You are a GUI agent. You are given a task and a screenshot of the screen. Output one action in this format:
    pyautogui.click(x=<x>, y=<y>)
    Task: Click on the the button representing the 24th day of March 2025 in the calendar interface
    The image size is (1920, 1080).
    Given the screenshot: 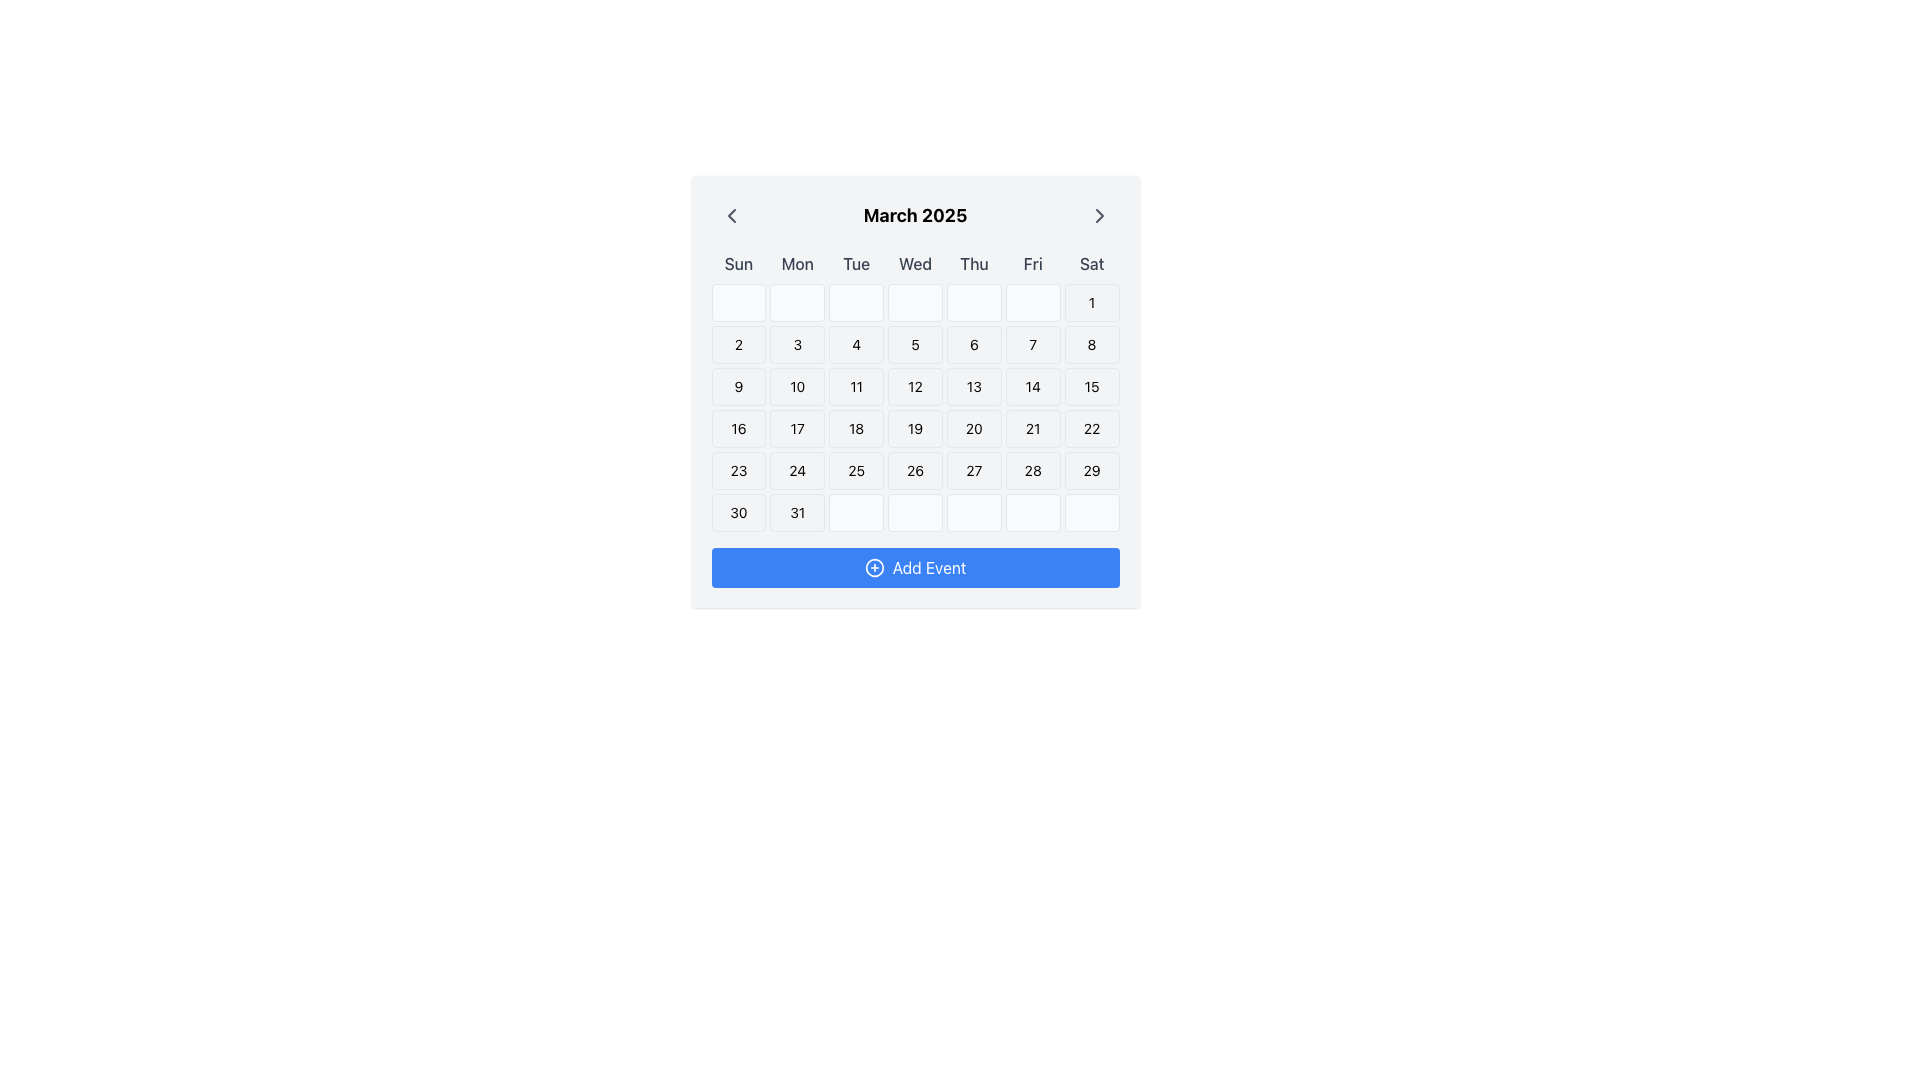 What is the action you would take?
    pyautogui.click(x=796, y=470)
    